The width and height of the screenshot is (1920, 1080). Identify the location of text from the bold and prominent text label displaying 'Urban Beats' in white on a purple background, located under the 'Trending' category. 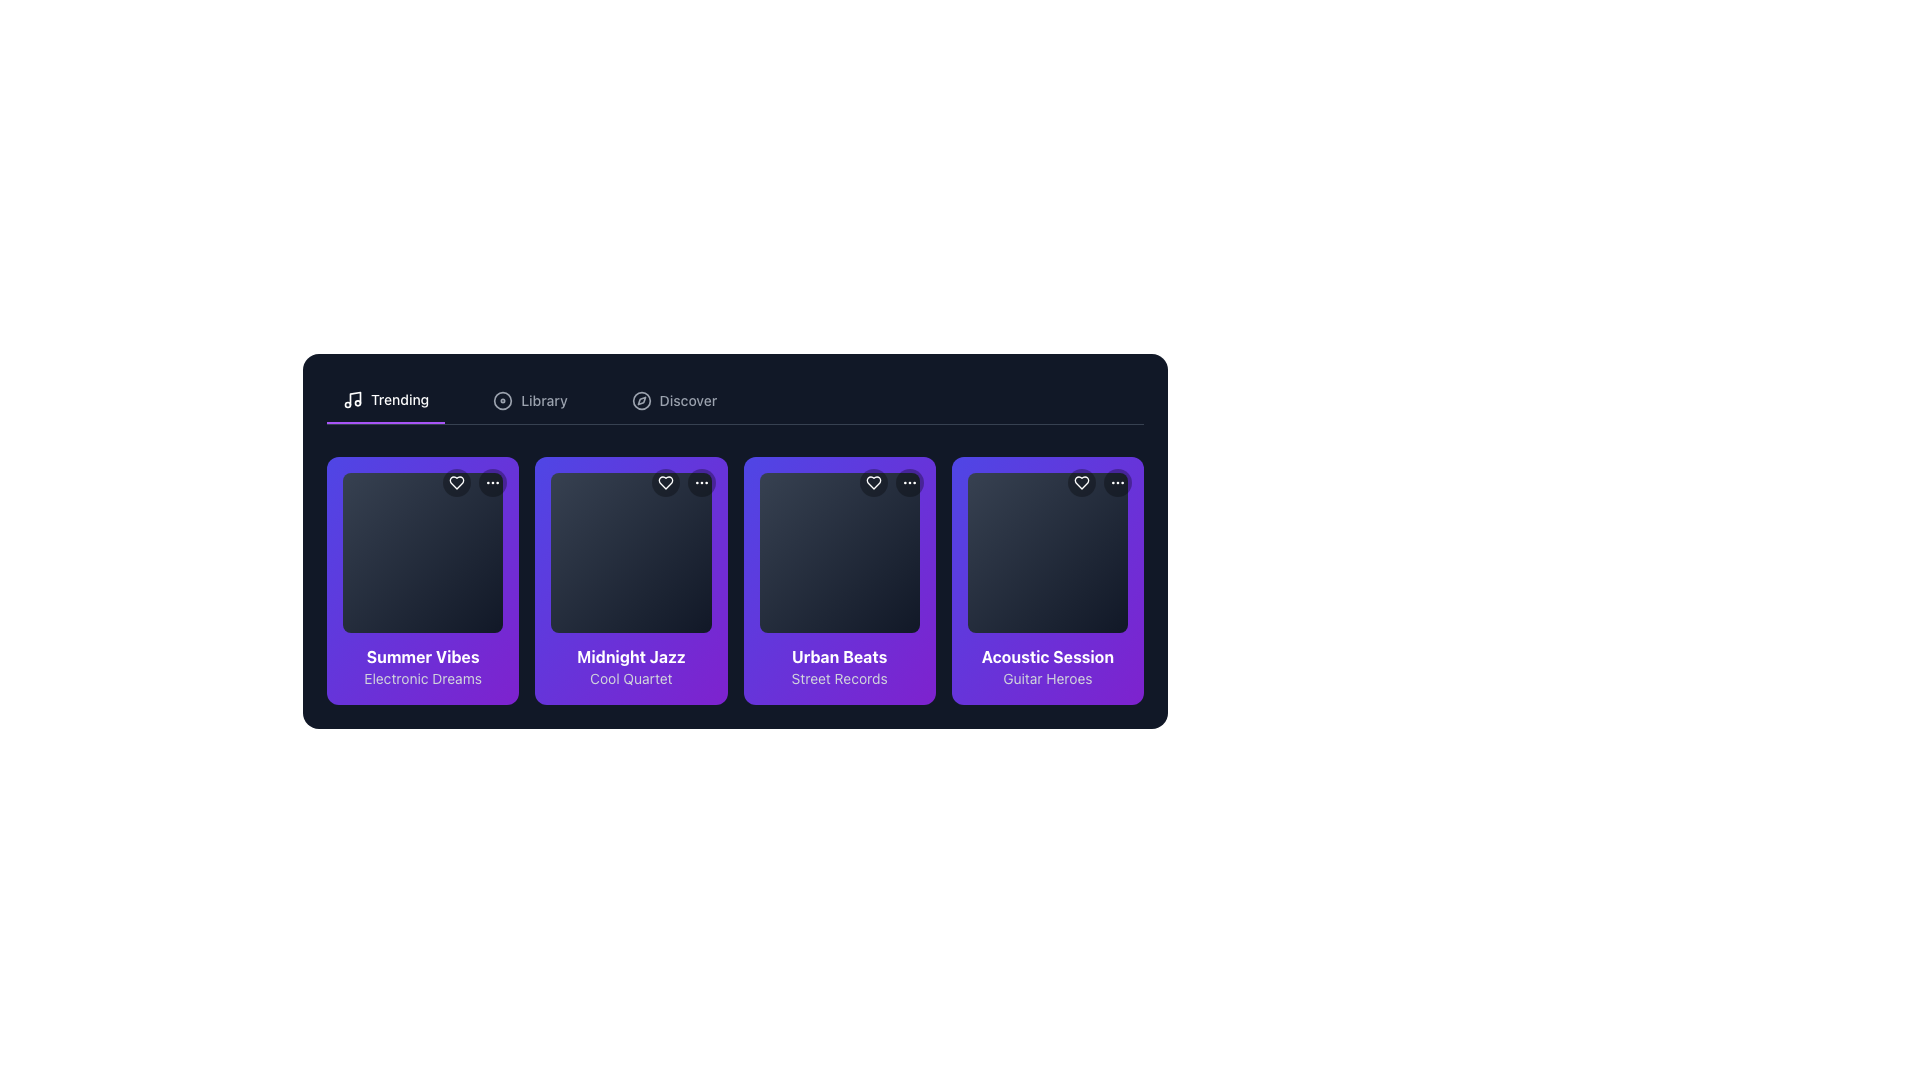
(839, 657).